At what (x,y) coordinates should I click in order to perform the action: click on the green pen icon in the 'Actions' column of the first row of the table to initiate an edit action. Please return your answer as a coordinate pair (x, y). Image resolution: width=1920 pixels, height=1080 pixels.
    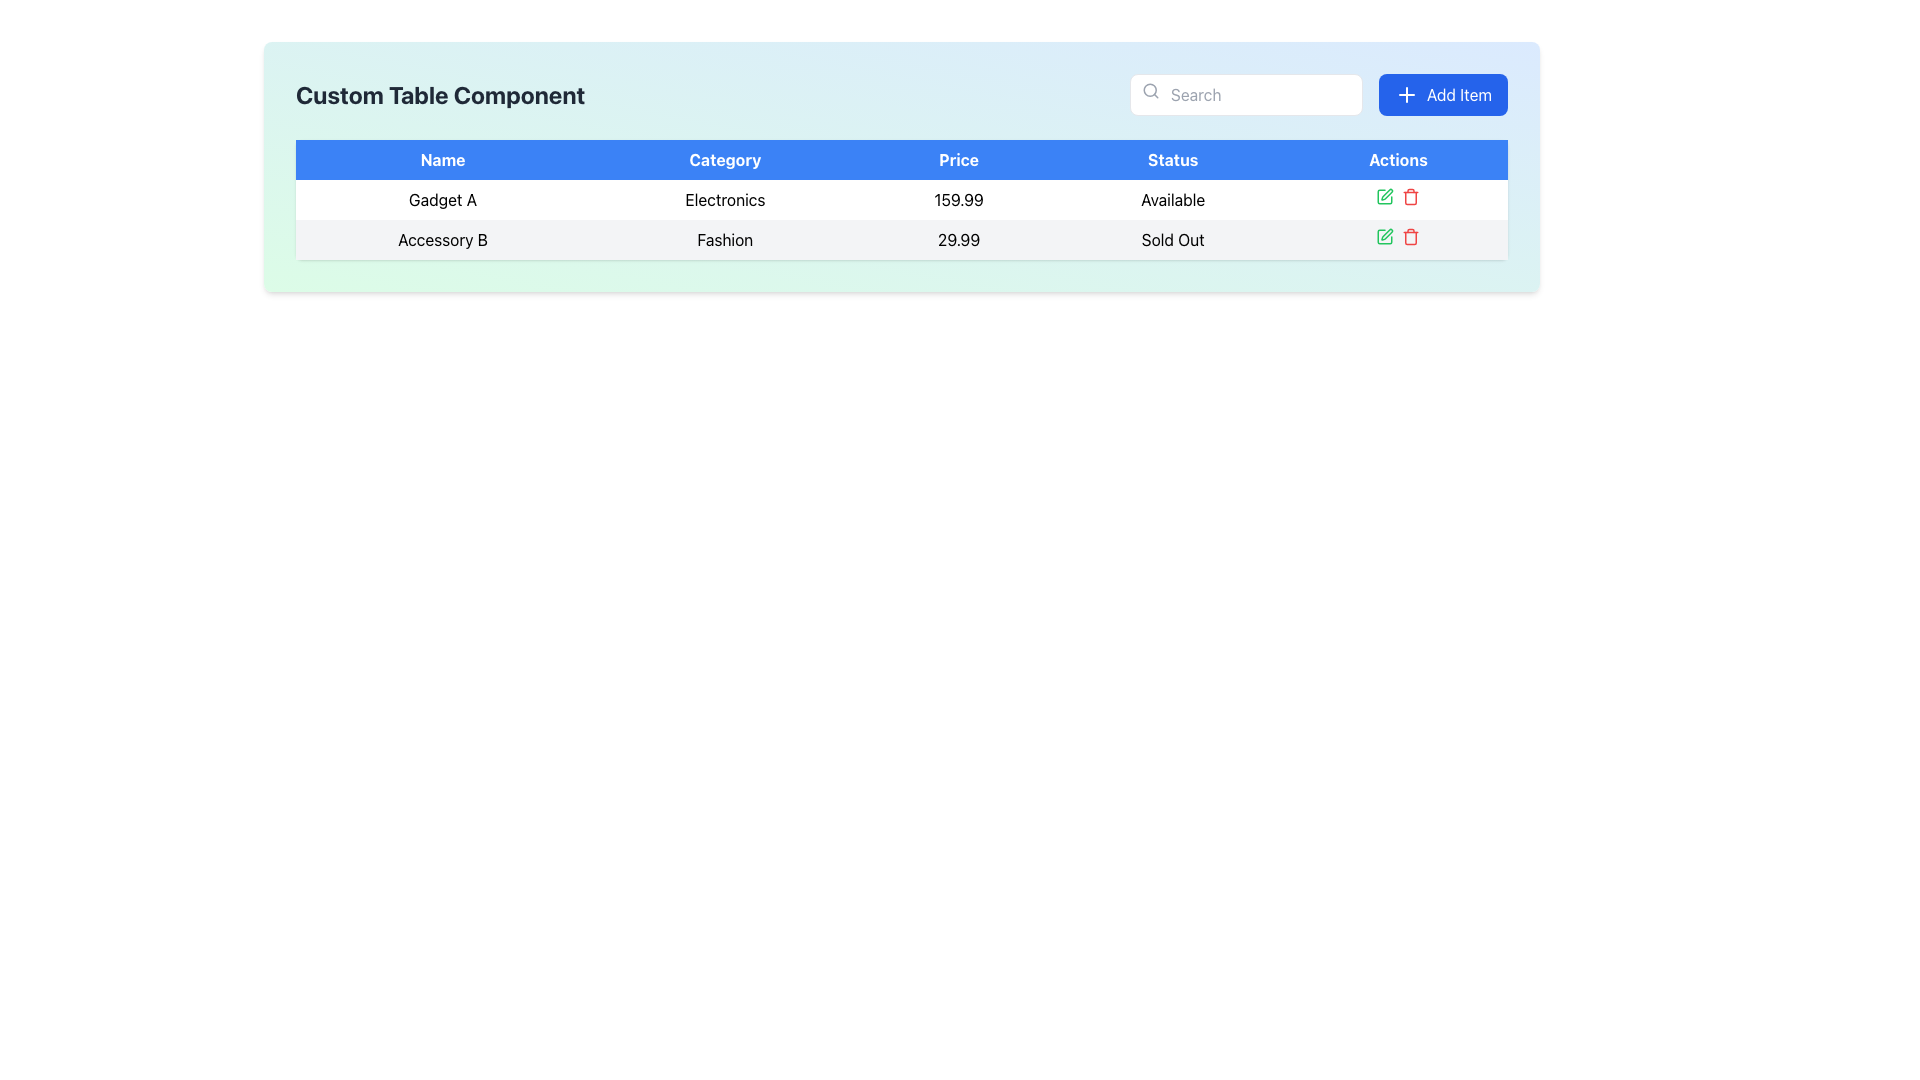
    Looking at the image, I should click on (1384, 196).